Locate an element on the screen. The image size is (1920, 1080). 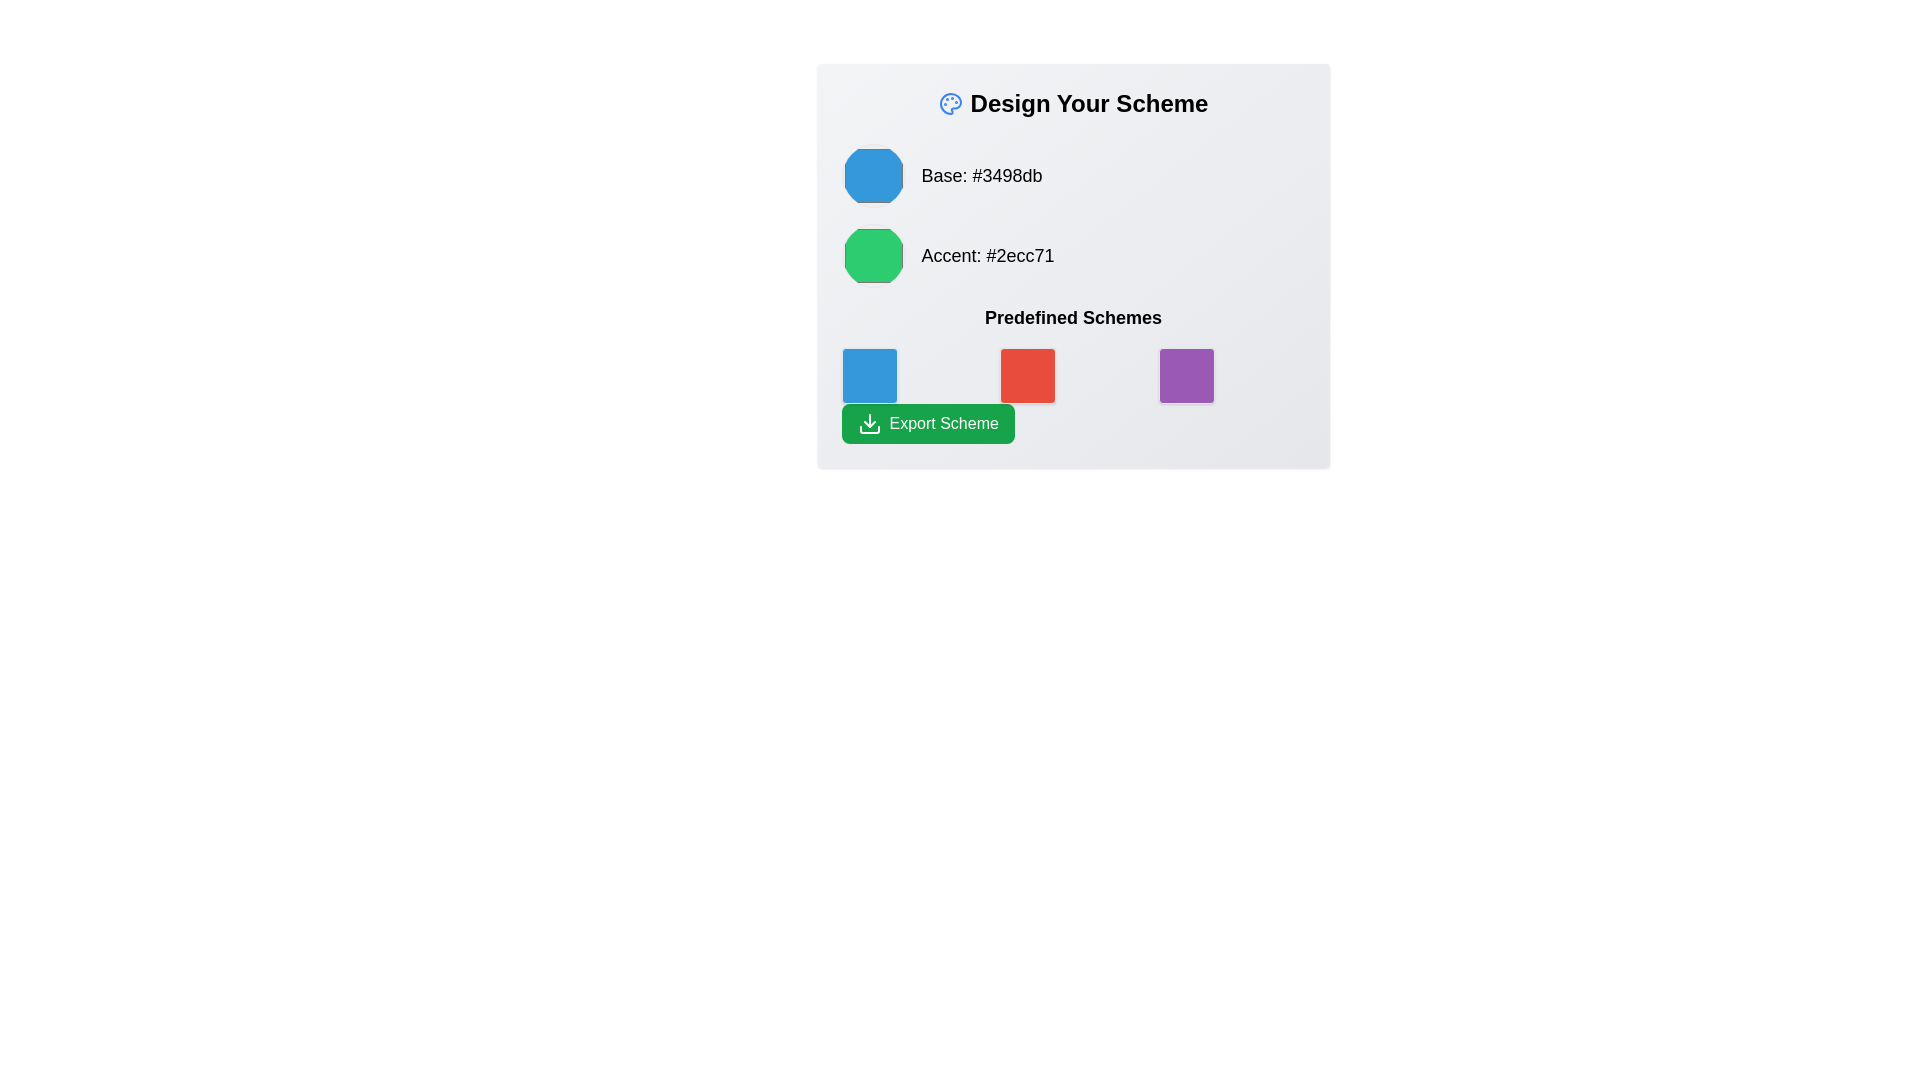
the icon that represents the theme or purpose of the interface related to designing or choosing color schemes, located to the left of the 'Design Your Scheme' header text is located at coordinates (949, 104).